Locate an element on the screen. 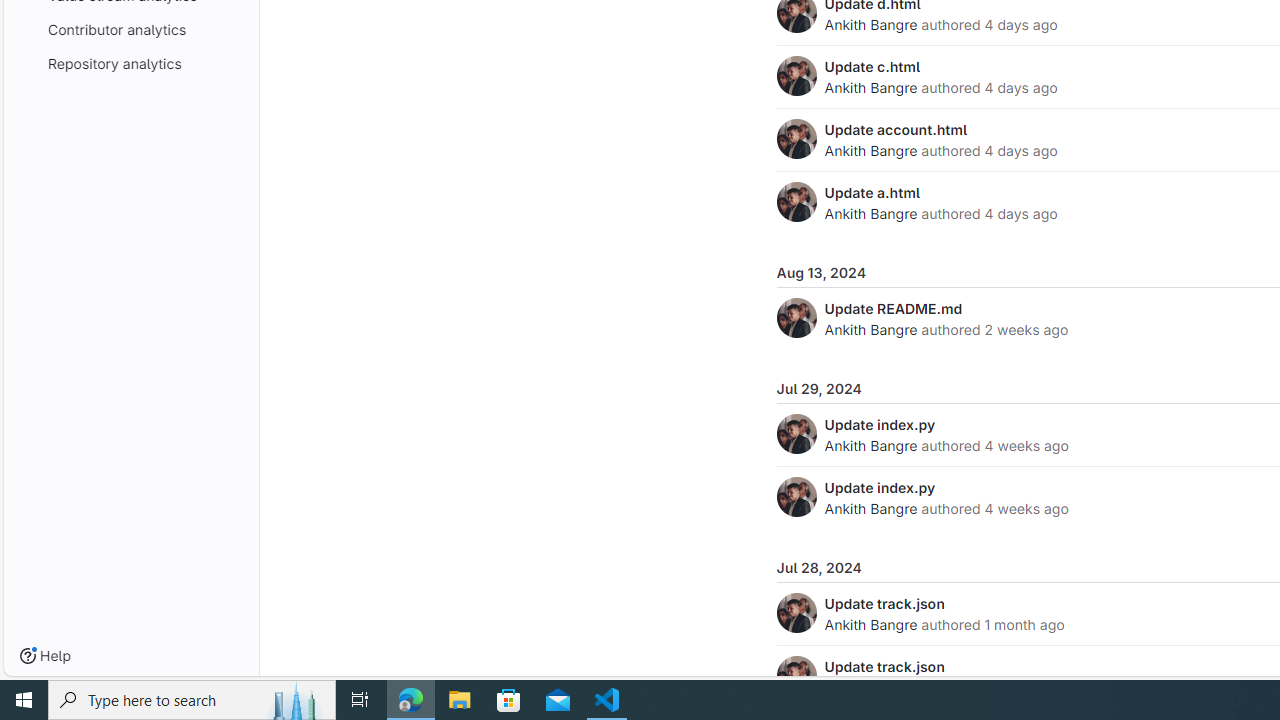  'Update a.html' is located at coordinates (872, 192).